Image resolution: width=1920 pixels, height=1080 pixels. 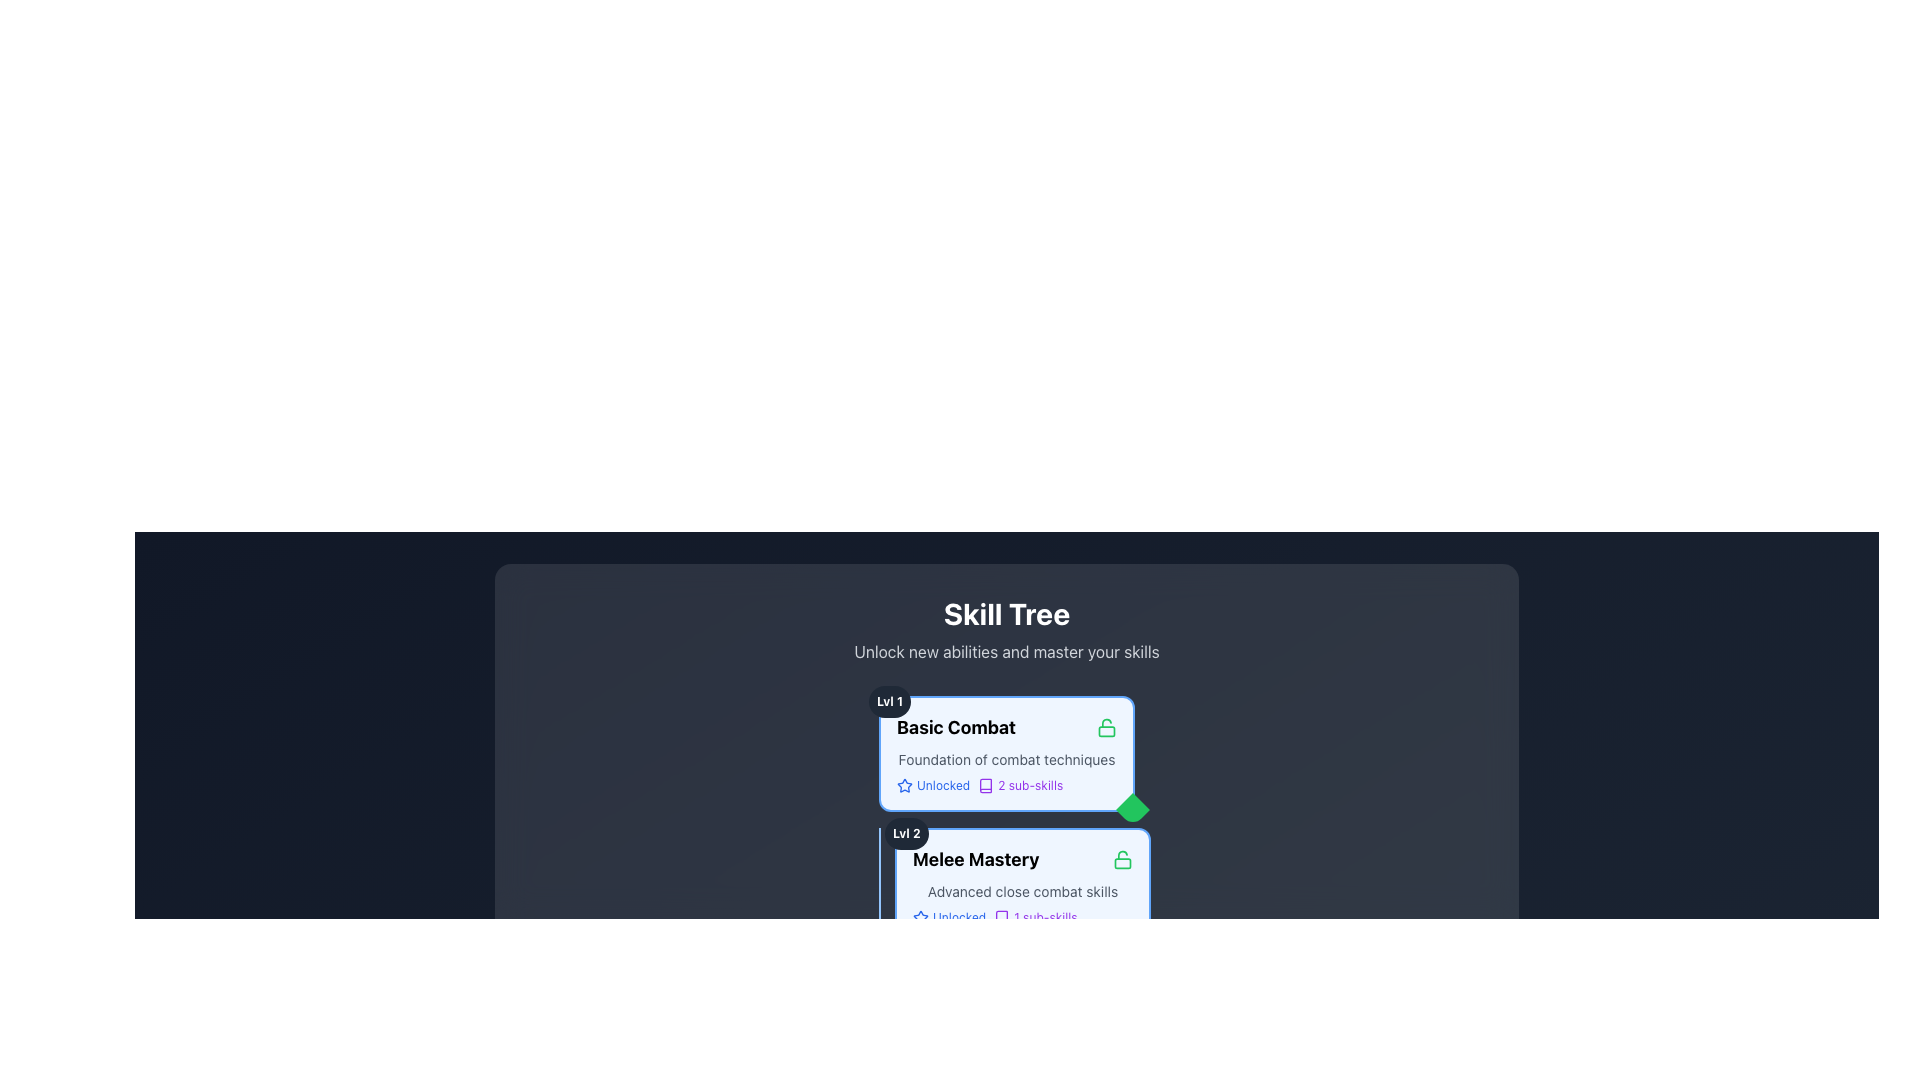 I want to click on the Text label indicating the number of sub-skills associated with the 'Melee Mastery' skill, which is positioned directly below the 'Unlocked' status in the 'Melee Mastery' card, so click(x=1035, y=918).